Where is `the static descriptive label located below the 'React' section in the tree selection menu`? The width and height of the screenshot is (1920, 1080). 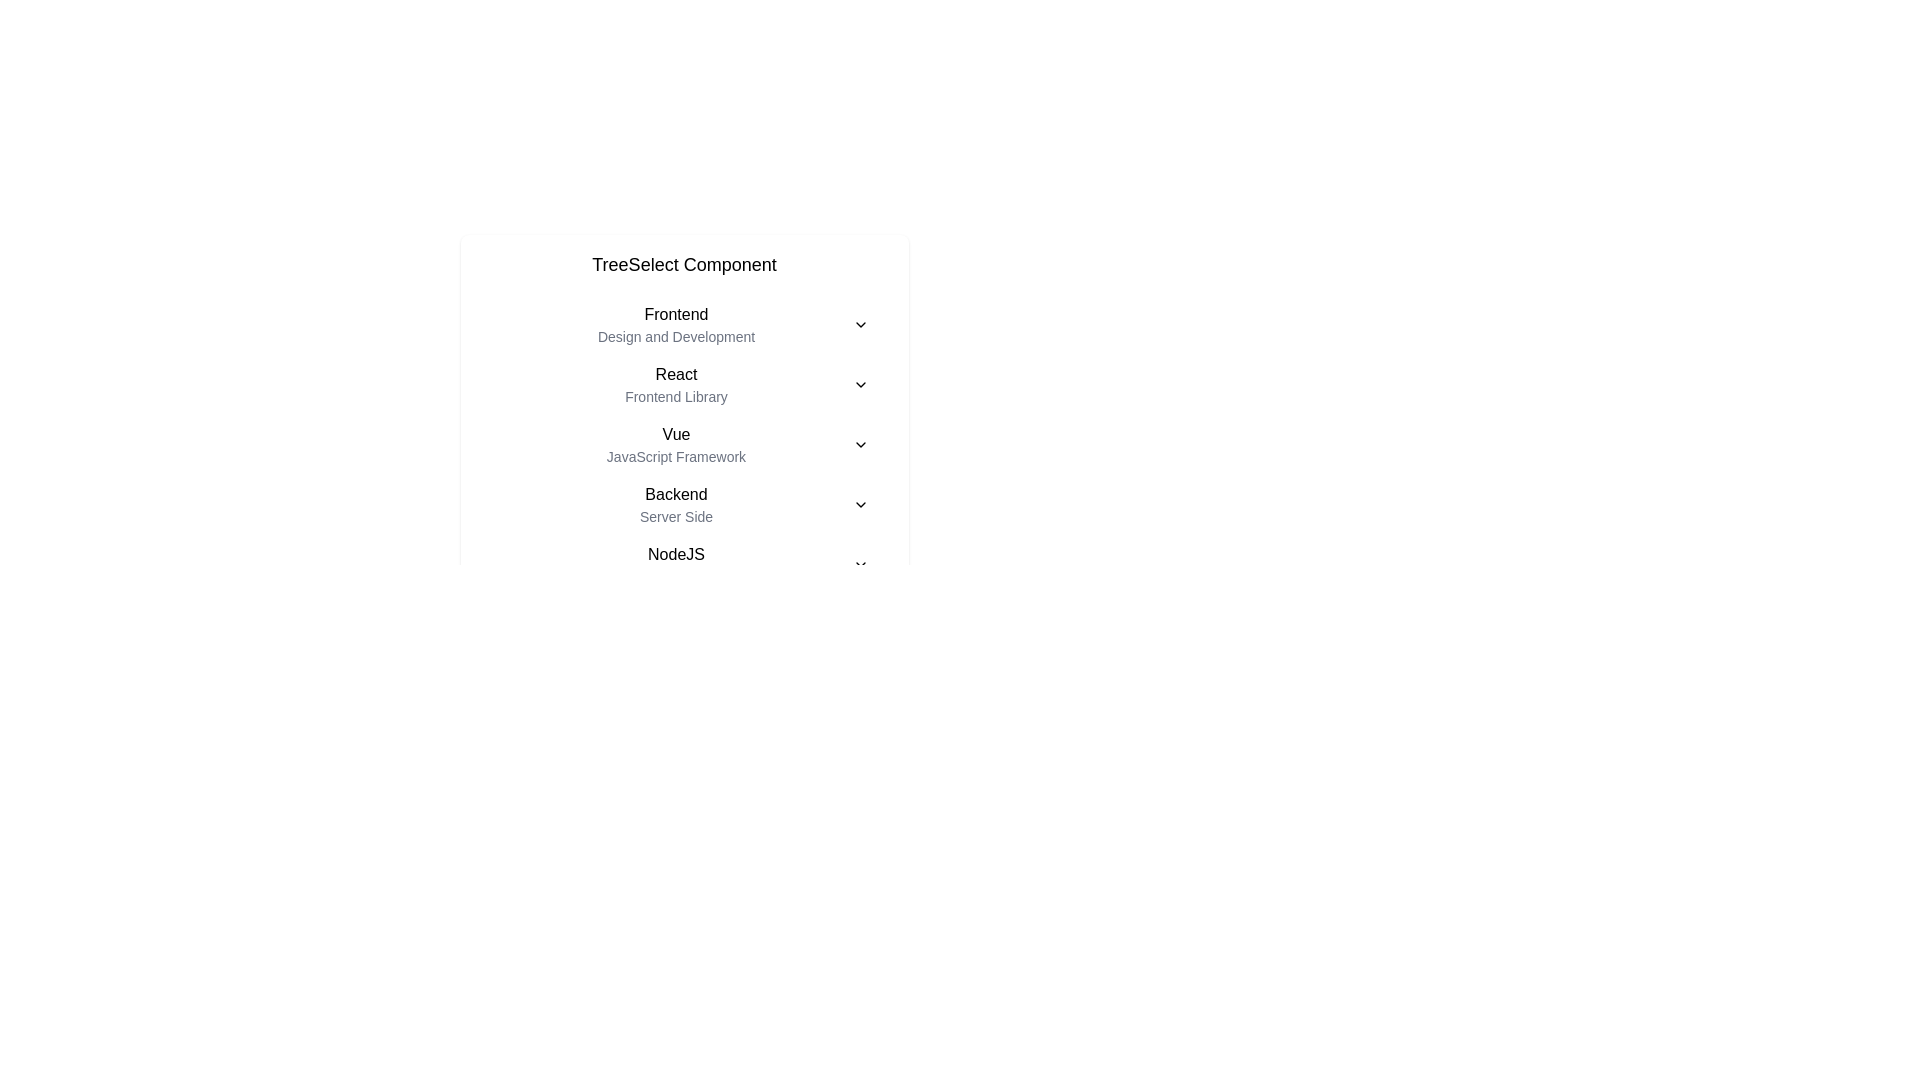
the static descriptive label located below the 'React' section in the tree selection menu is located at coordinates (676, 397).